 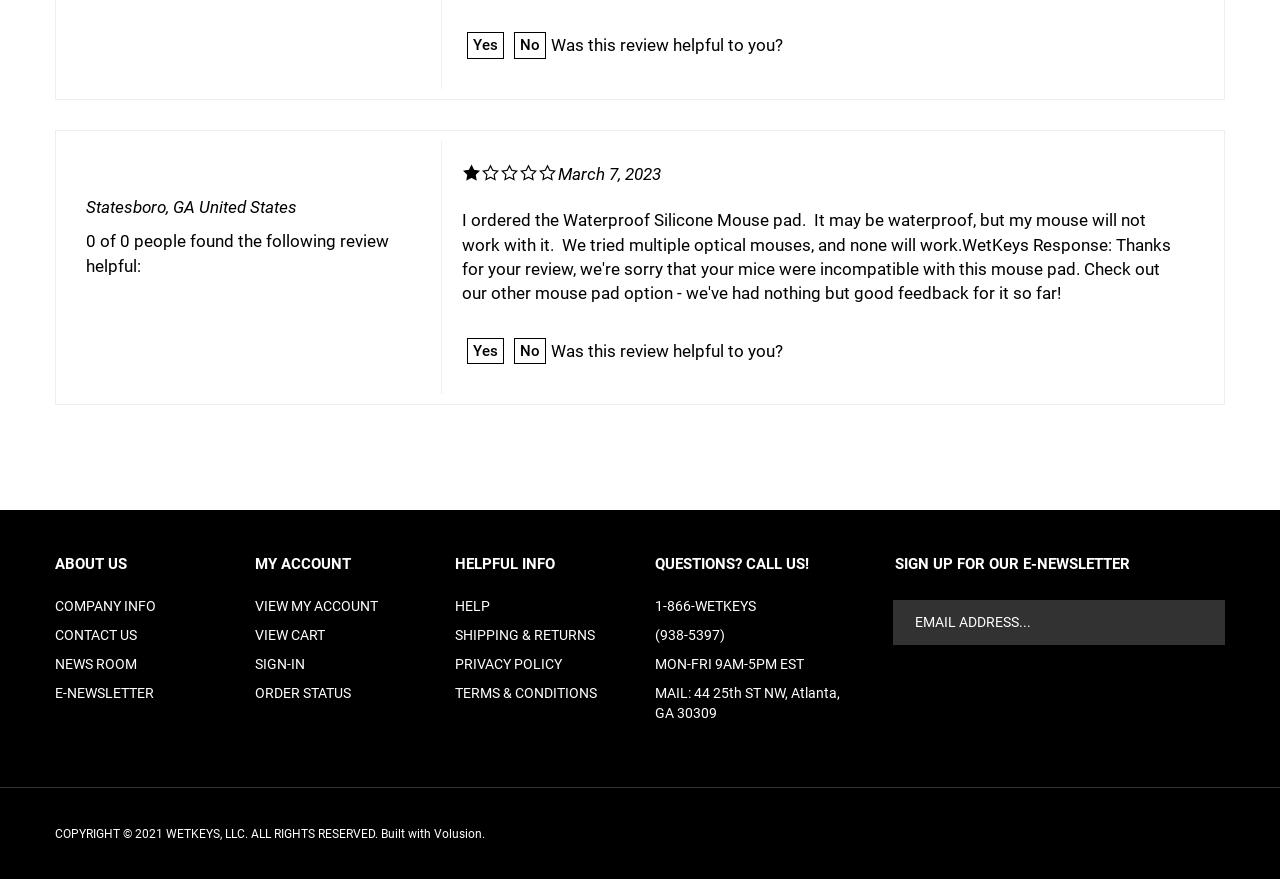 I want to click on '0 of 0 people found the following review helpful:', so click(x=237, y=251).